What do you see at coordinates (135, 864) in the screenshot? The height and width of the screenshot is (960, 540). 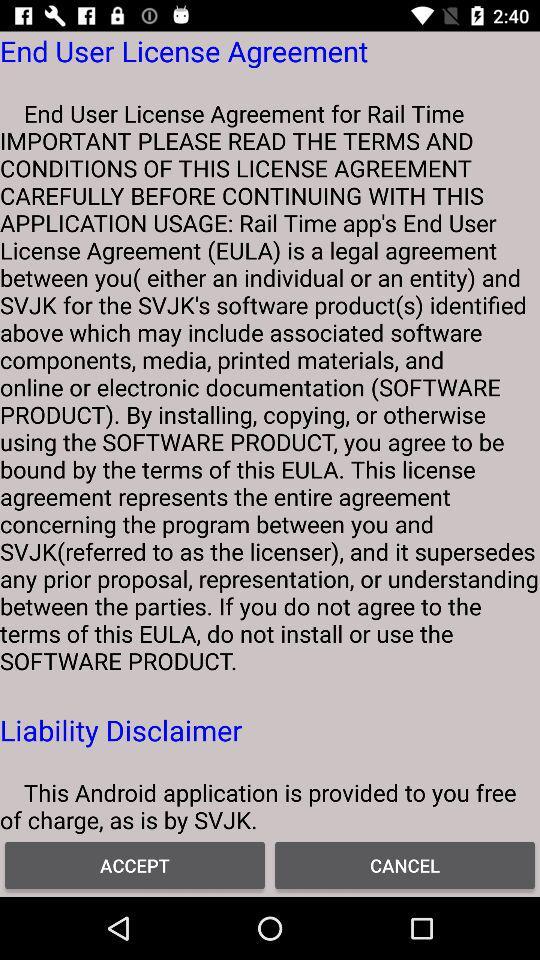 I see `the button to the left of the cancel item` at bounding box center [135, 864].